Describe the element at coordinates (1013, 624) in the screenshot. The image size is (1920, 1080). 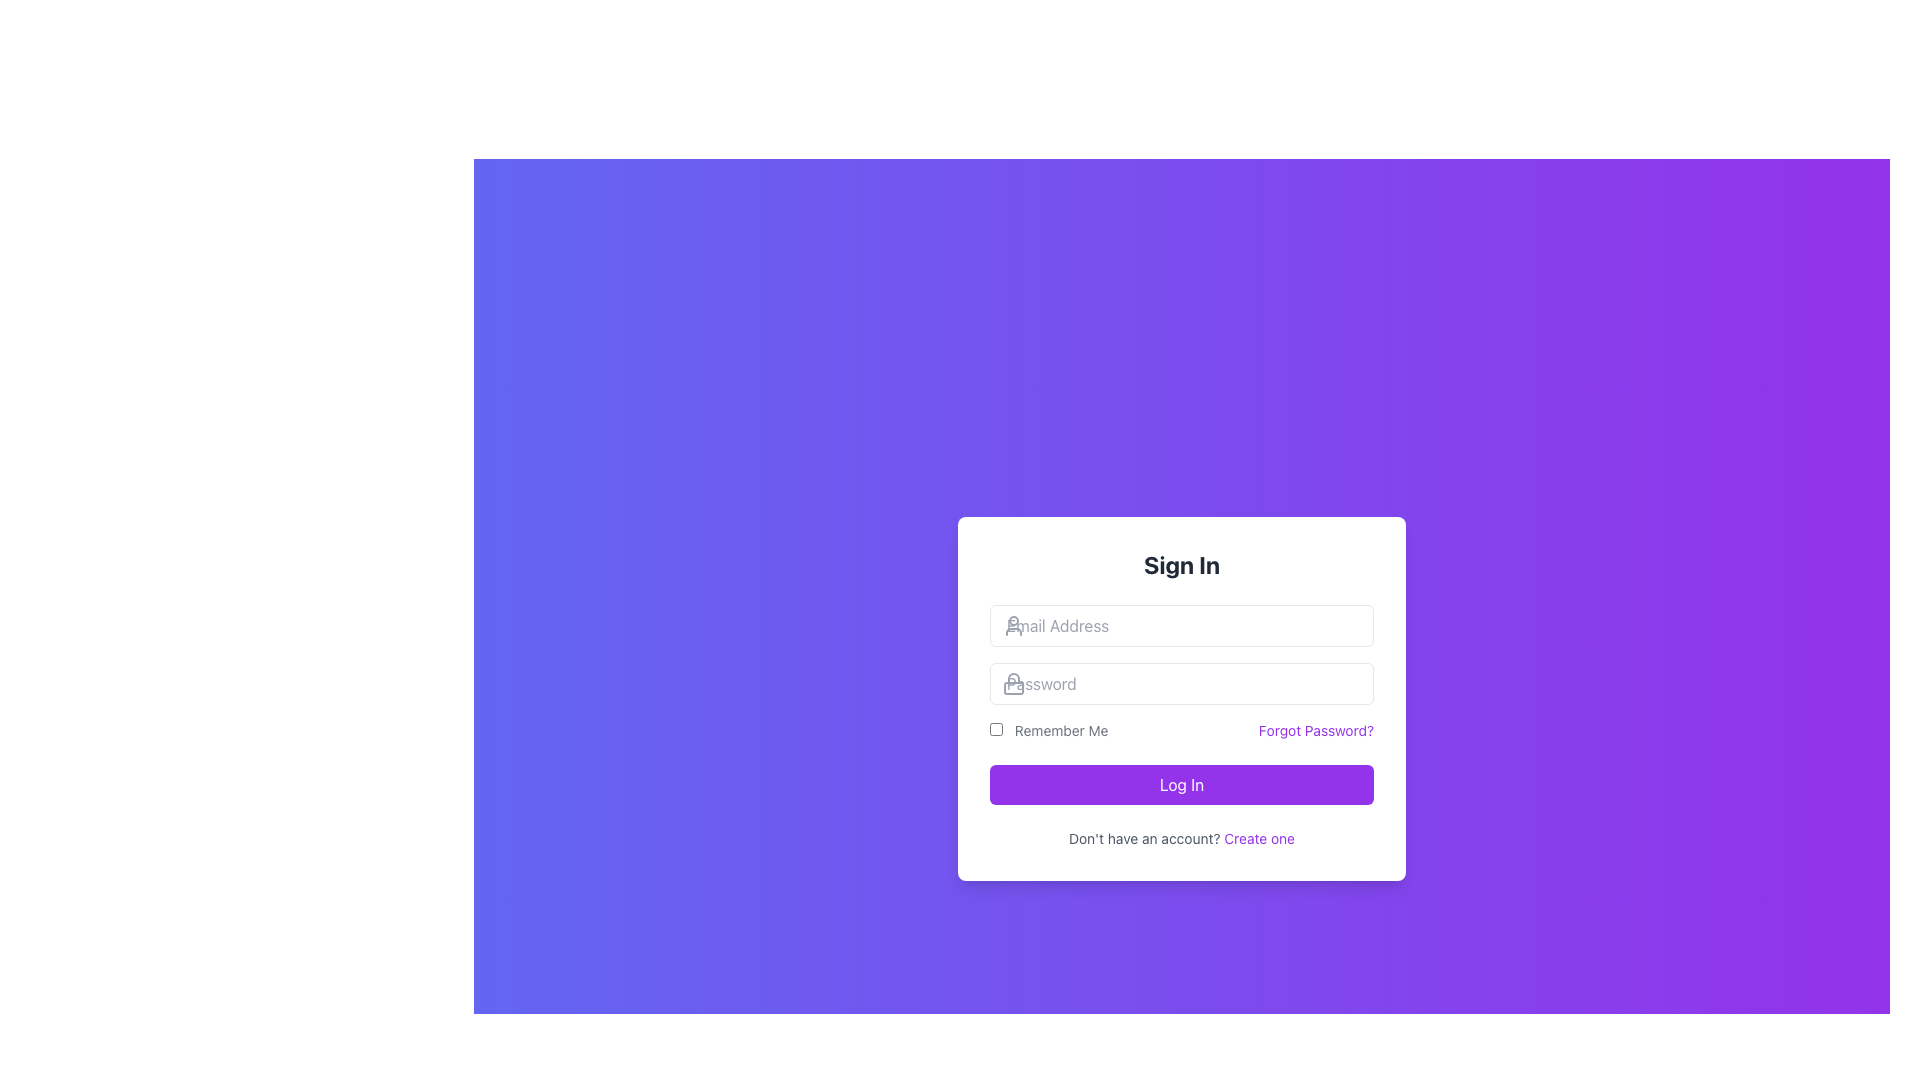
I see `the profile icon represented as an SVG graphic, which features a rounded head and shoulders outline with a gray stroke color, located to the left of the email address input box` at that location.